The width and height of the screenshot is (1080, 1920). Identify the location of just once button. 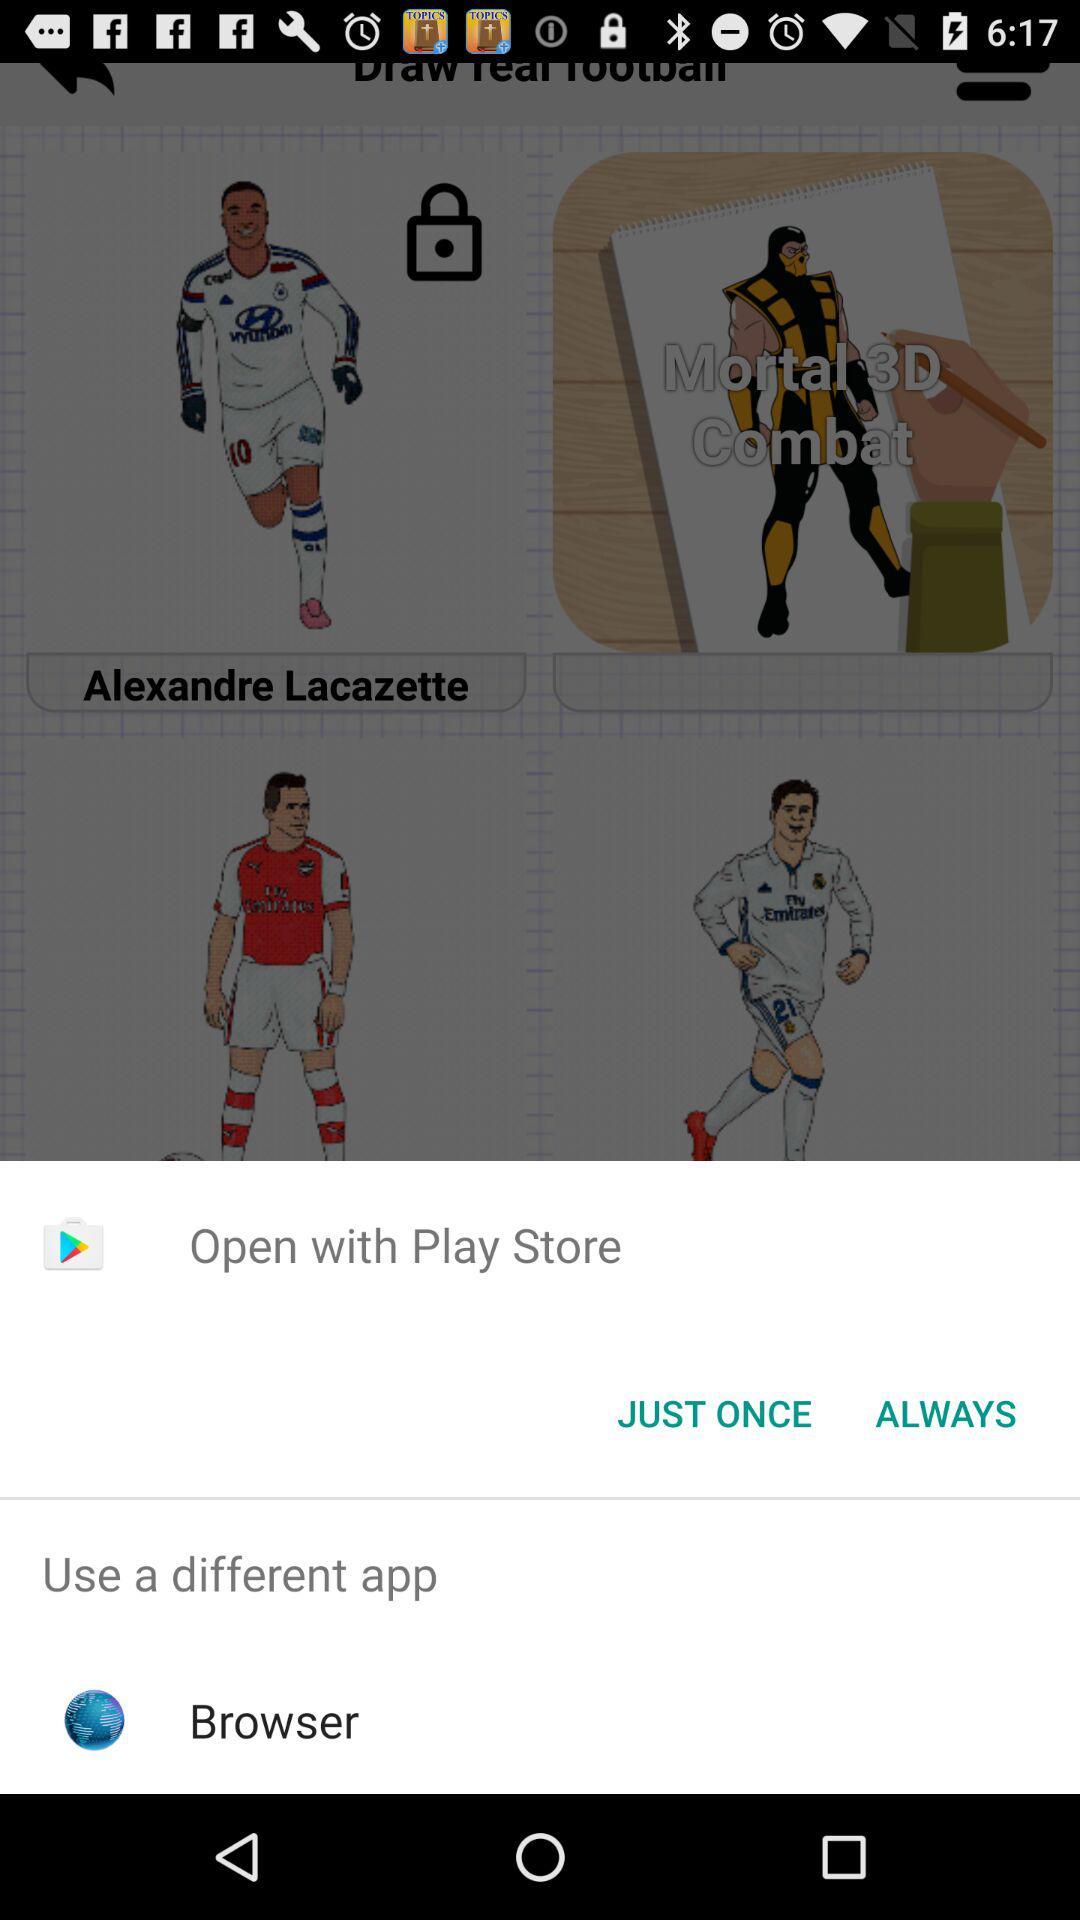
(713, 1411).